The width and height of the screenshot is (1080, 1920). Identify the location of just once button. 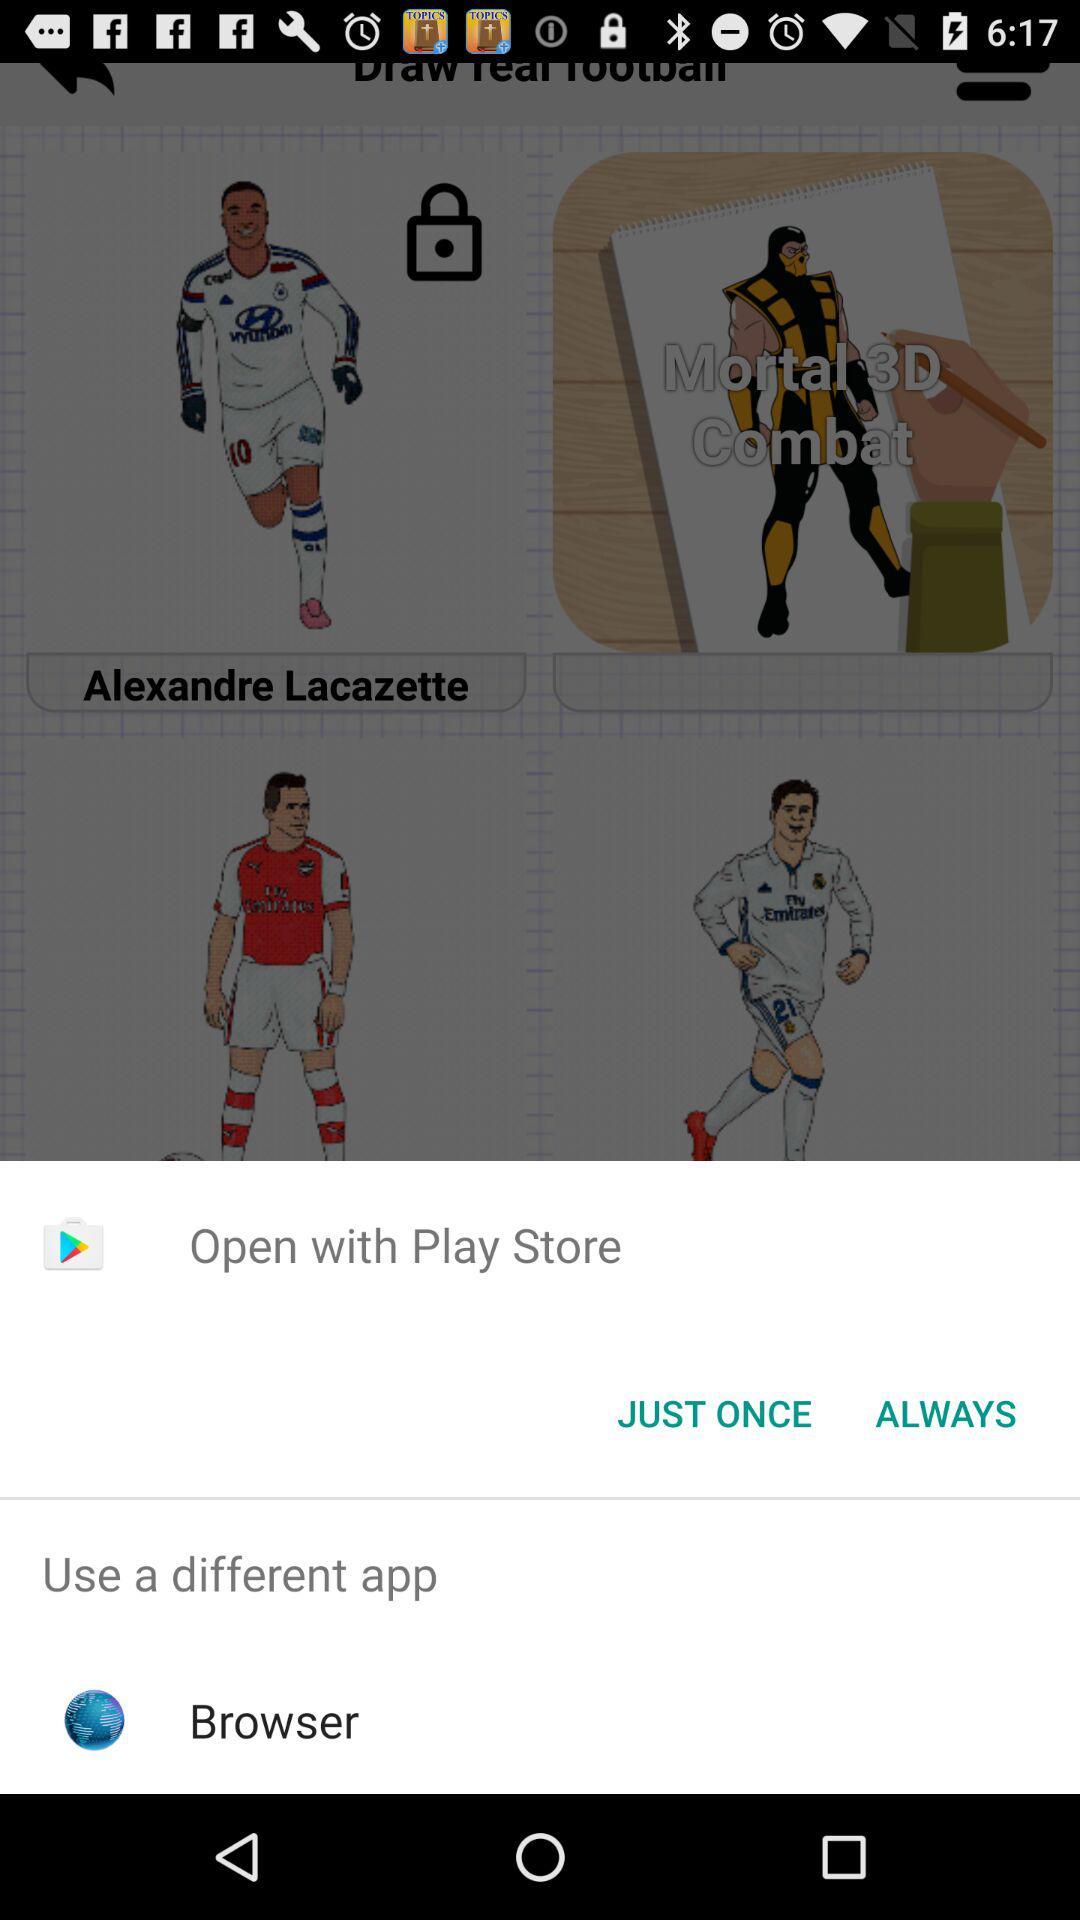
(713, 1411).